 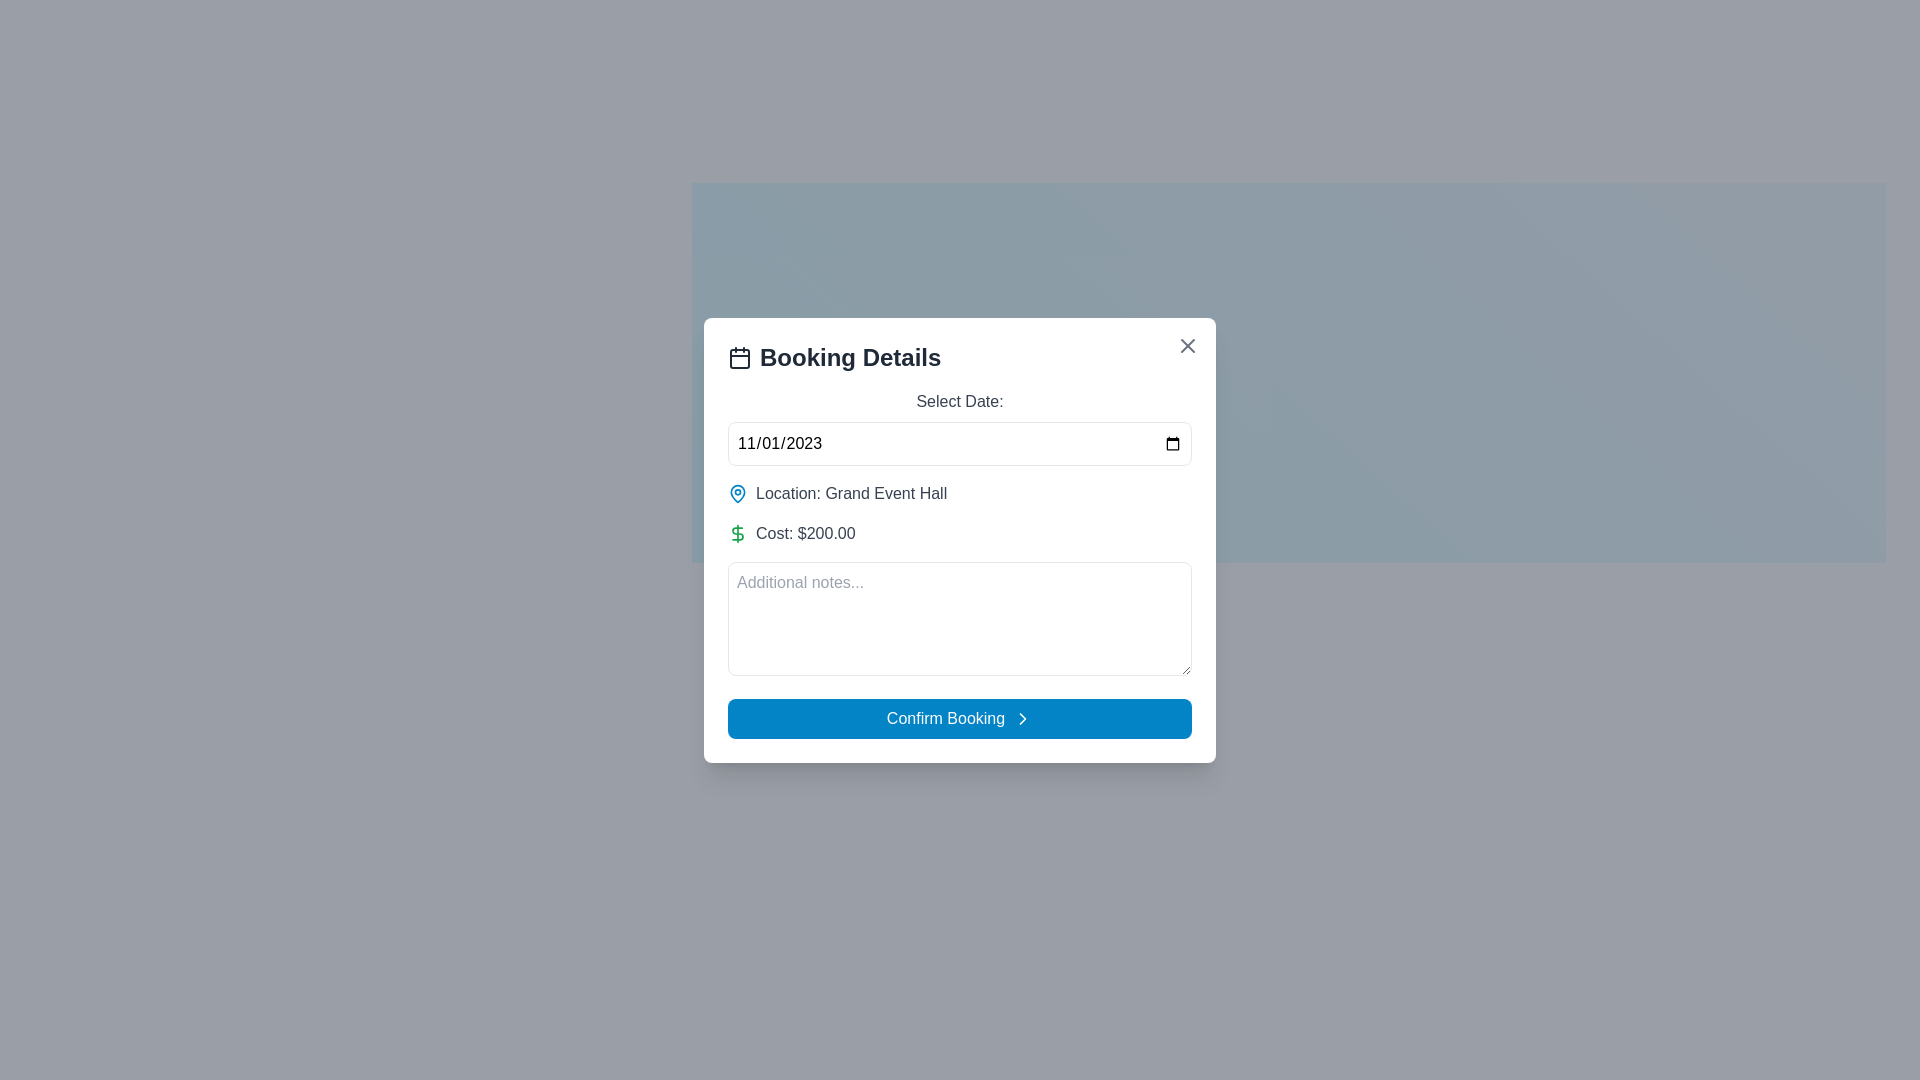 I want to click on the location pin icon in the 'Booking Details' form, which serves as a visual cue for the 'Location: Grand Event Hall' field, so click(x=737, y=493).